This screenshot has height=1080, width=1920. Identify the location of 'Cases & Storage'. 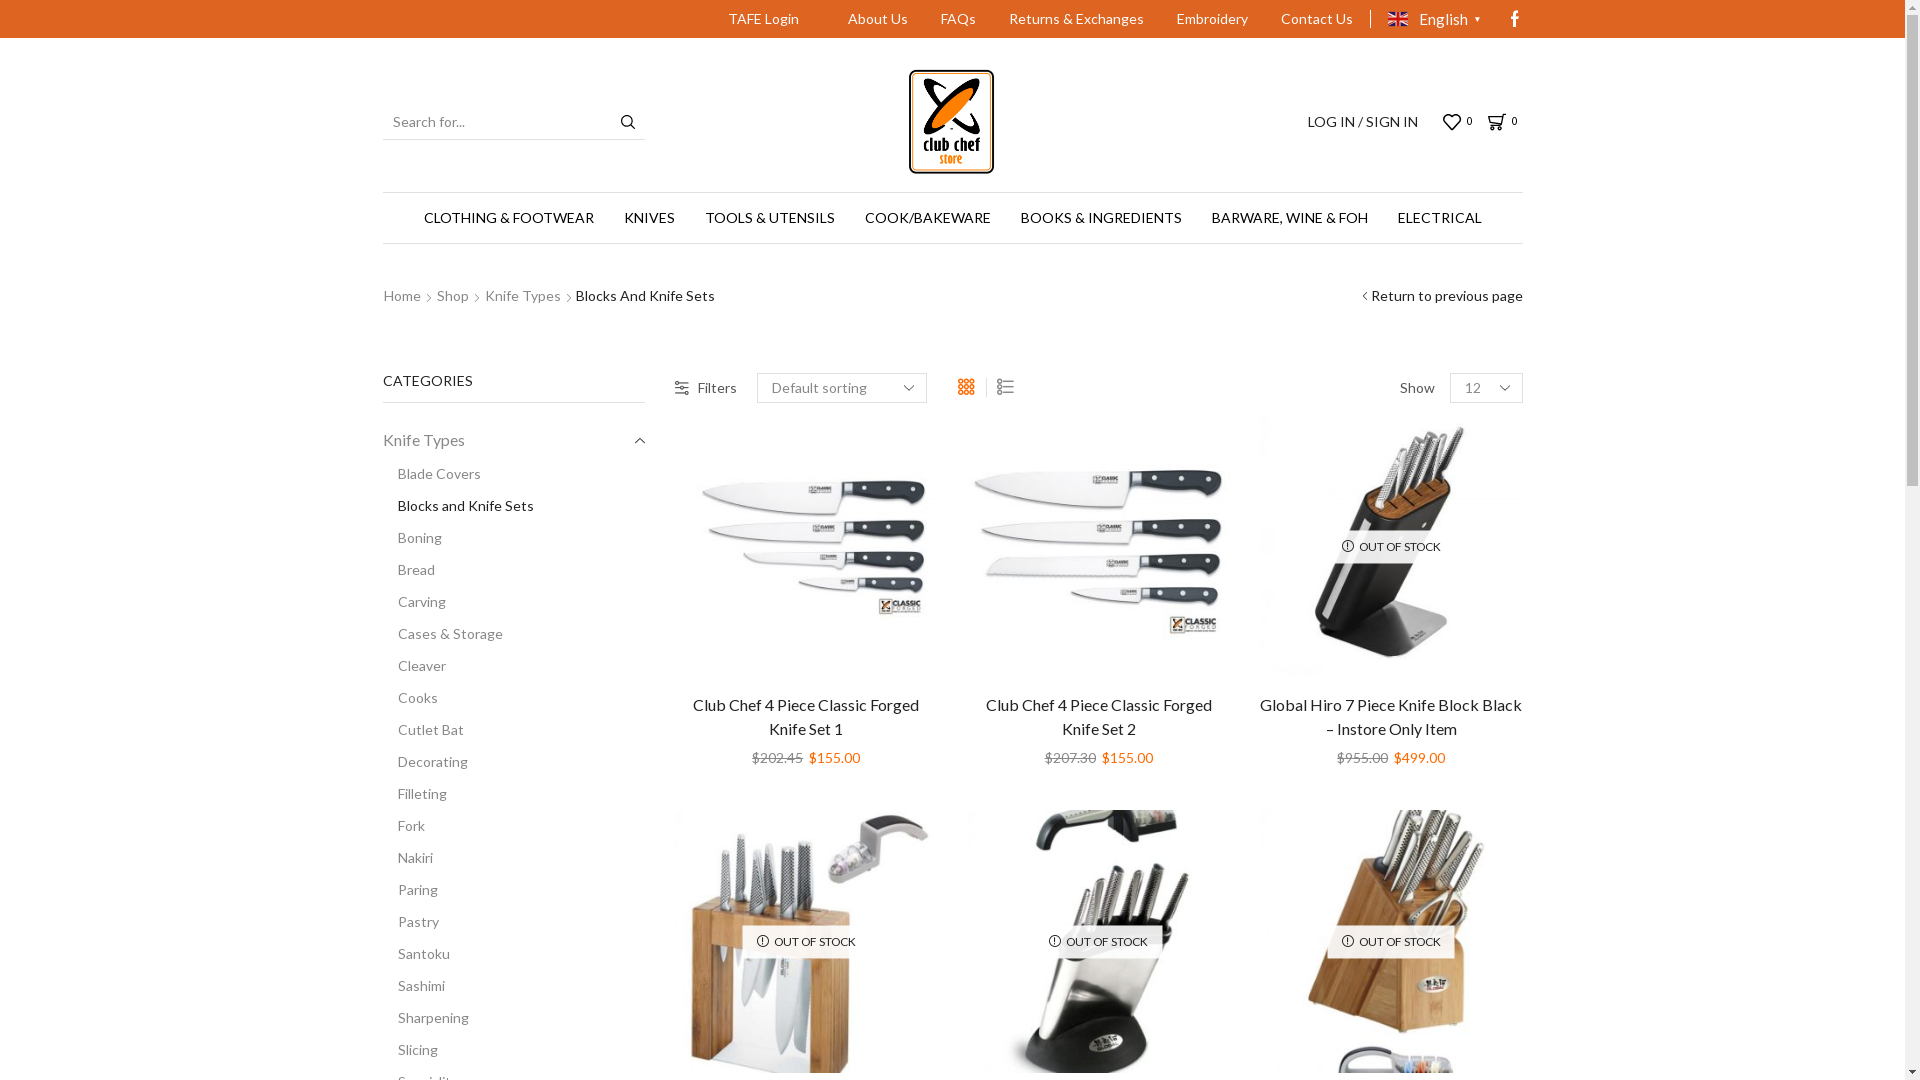
(440, 633).